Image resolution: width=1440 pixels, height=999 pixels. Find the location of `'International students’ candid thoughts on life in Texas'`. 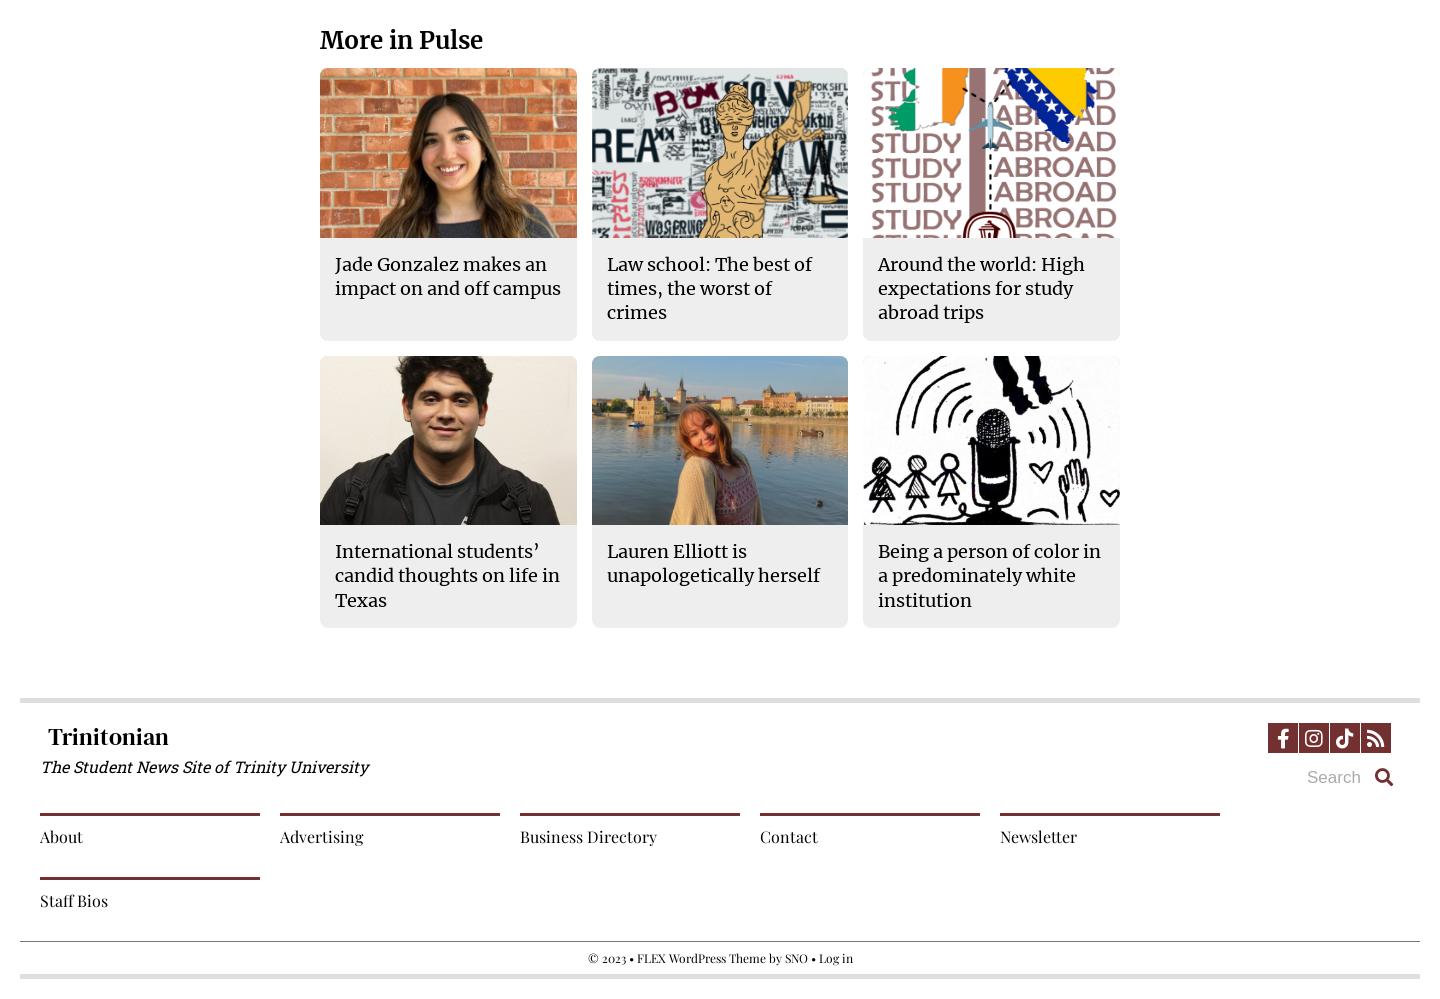

'International students’ candid thoughts on life in Texas' is located at coordinates (334, 575).